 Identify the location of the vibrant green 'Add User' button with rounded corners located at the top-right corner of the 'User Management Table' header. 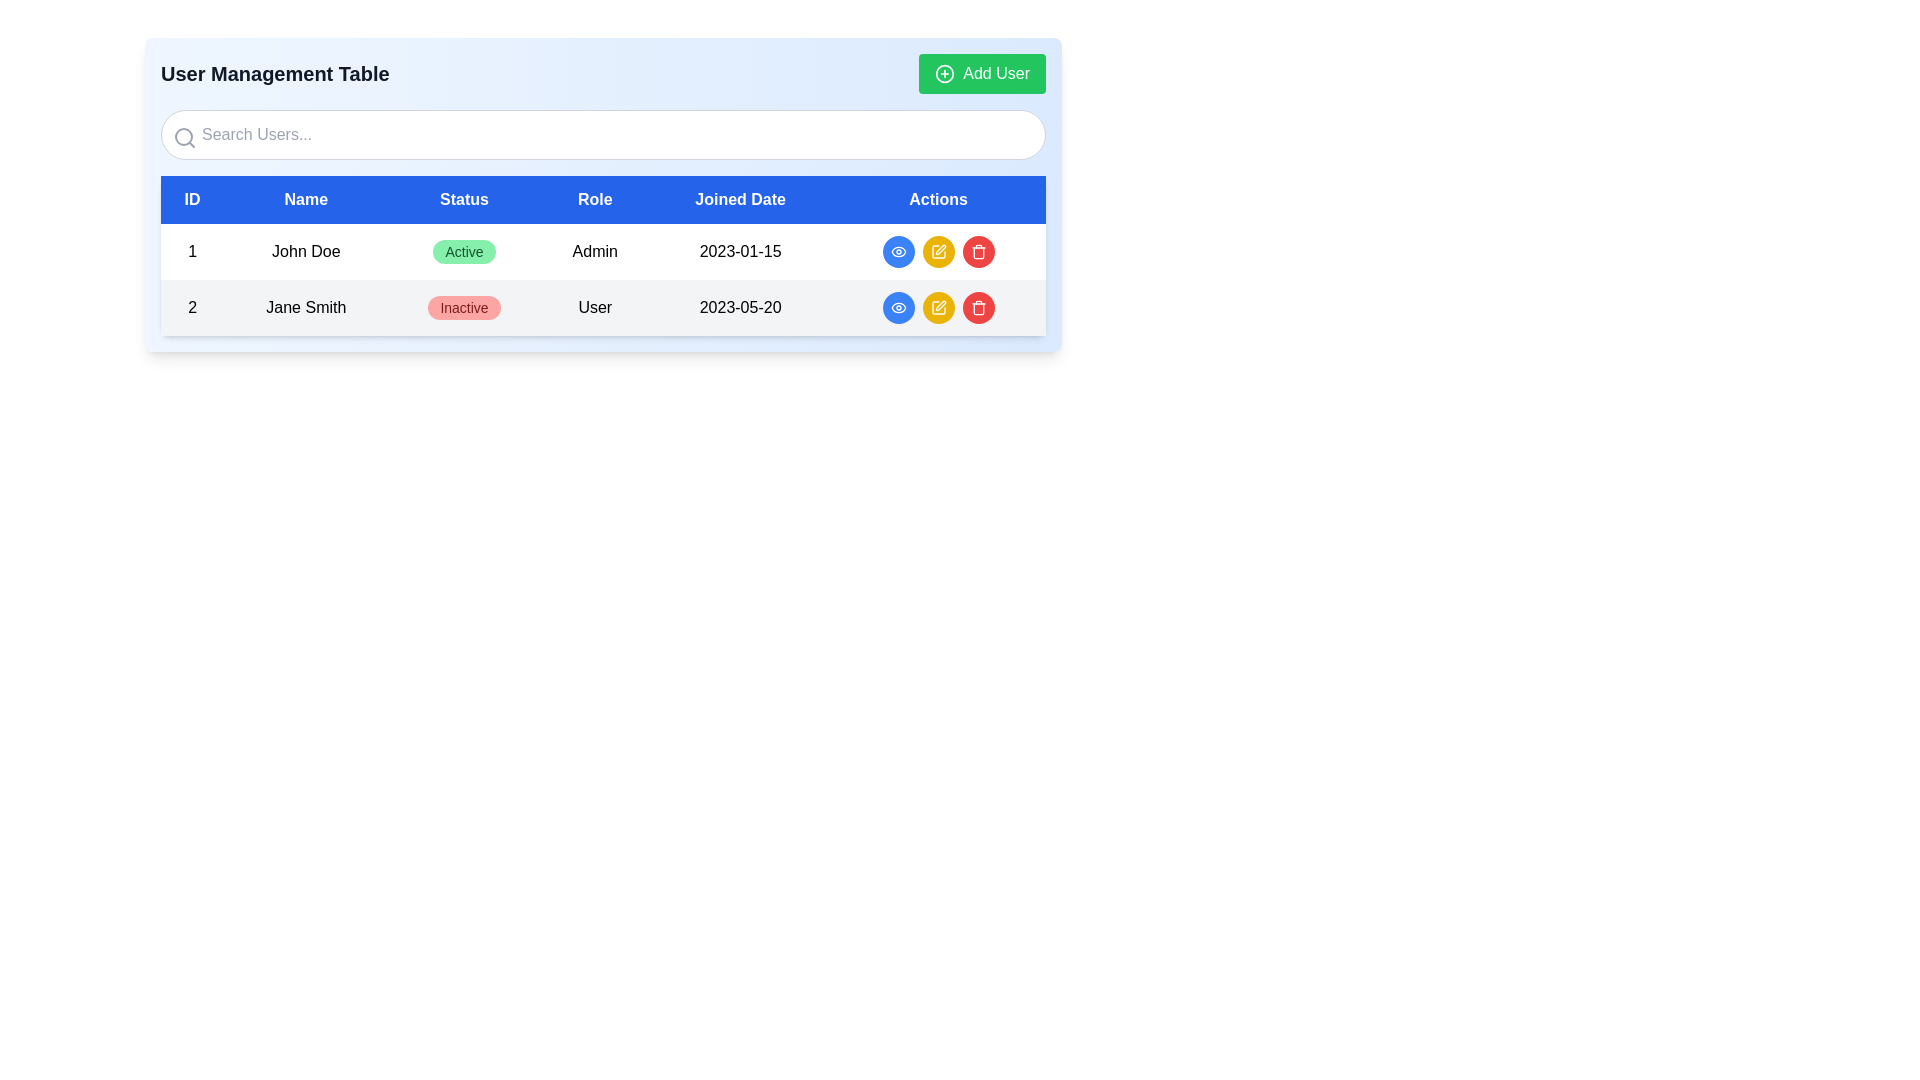
(982, 72).